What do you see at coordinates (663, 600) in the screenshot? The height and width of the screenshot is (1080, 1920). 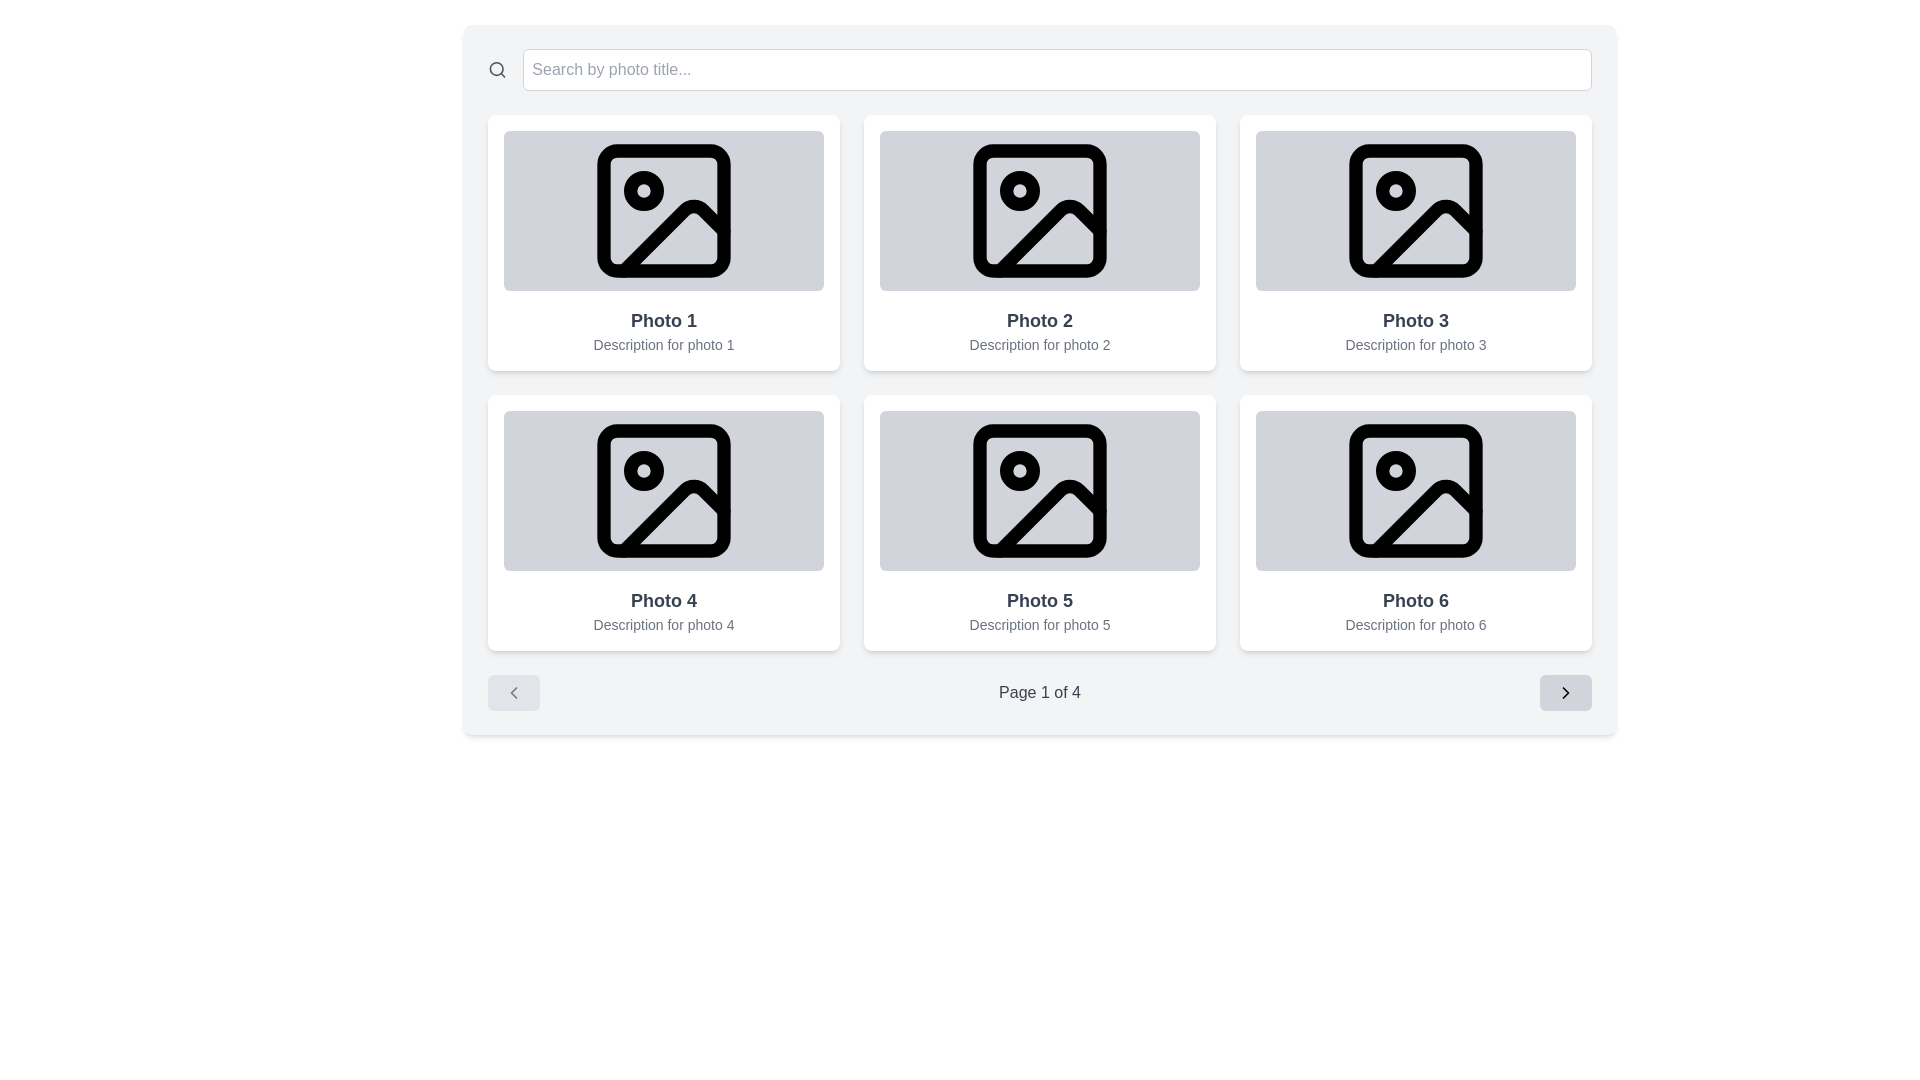 I see `the title text label located in the leftmost card of the second row, positioned below the image placeholder` at bounding box center [663, 600].